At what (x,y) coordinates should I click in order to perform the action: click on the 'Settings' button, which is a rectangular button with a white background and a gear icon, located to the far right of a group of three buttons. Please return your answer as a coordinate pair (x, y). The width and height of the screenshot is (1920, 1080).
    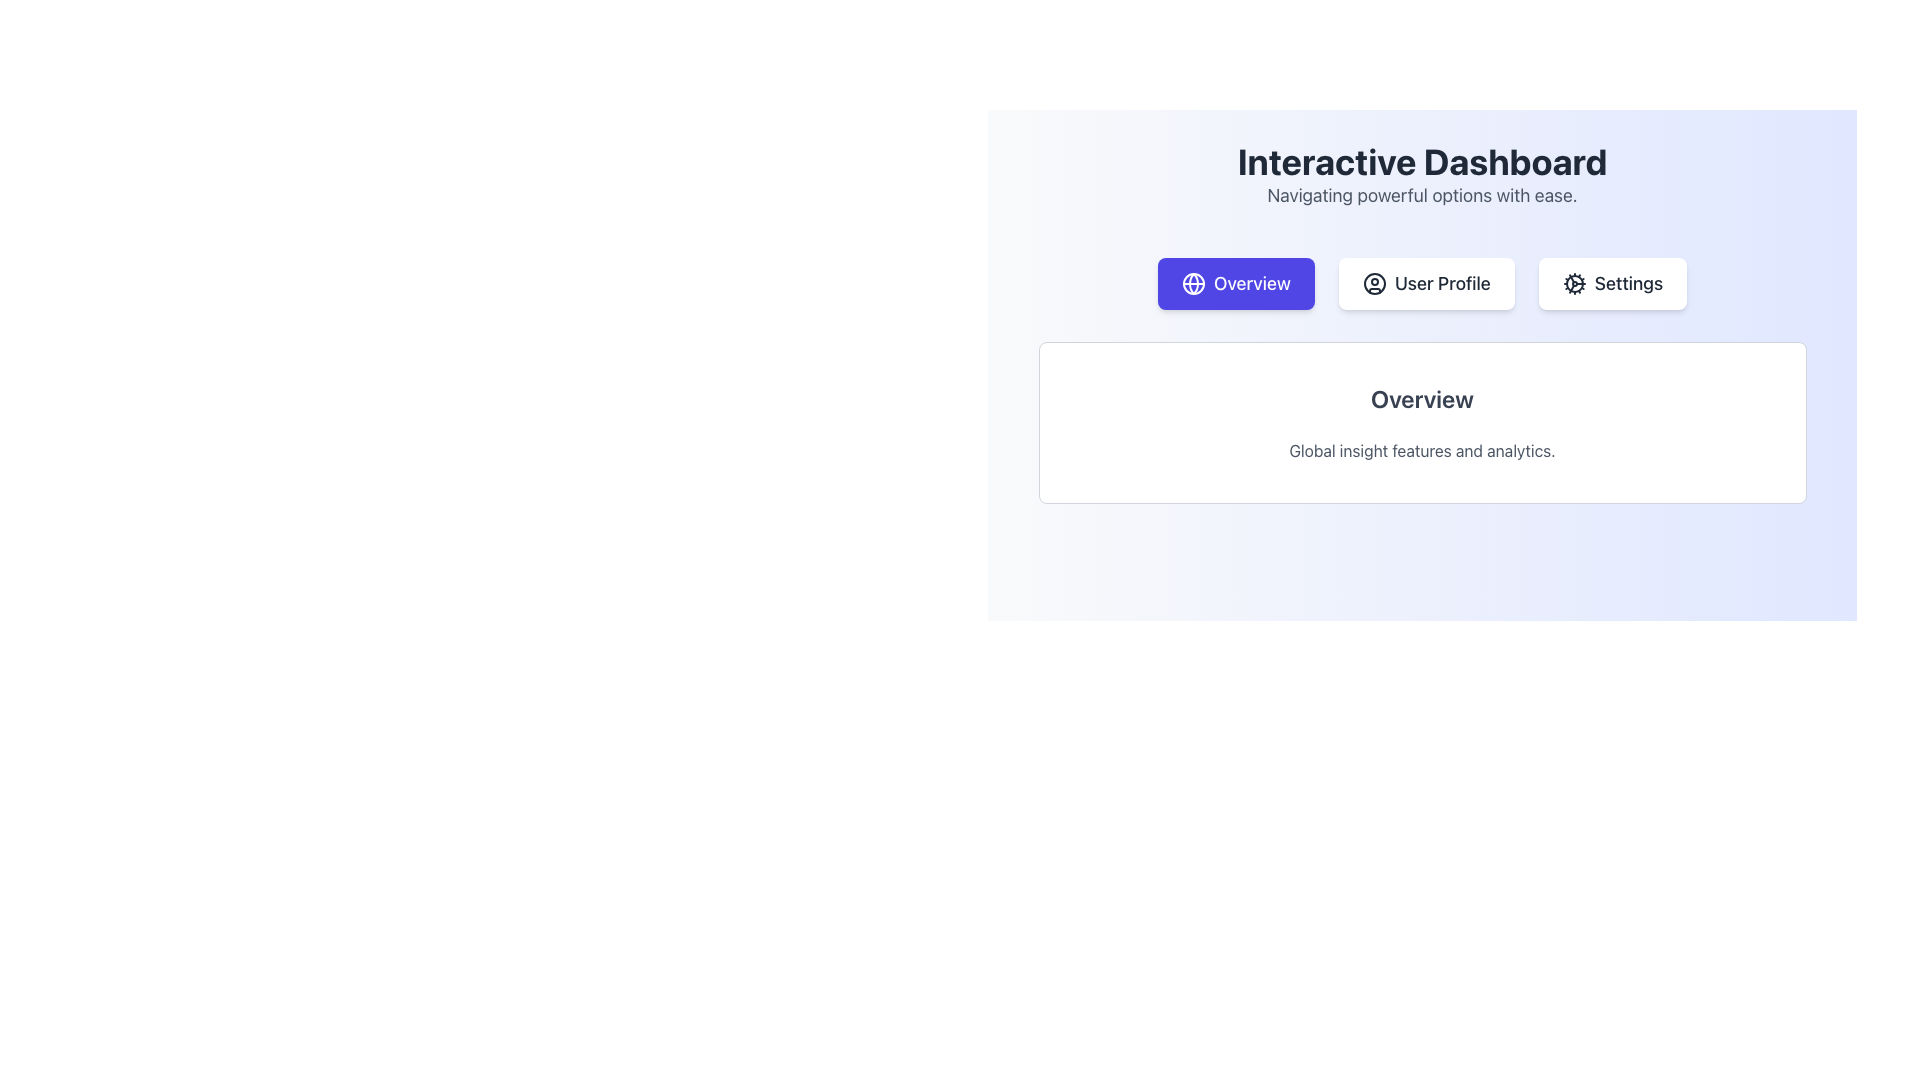
    Looking at the image, I should click on (1612, 284).